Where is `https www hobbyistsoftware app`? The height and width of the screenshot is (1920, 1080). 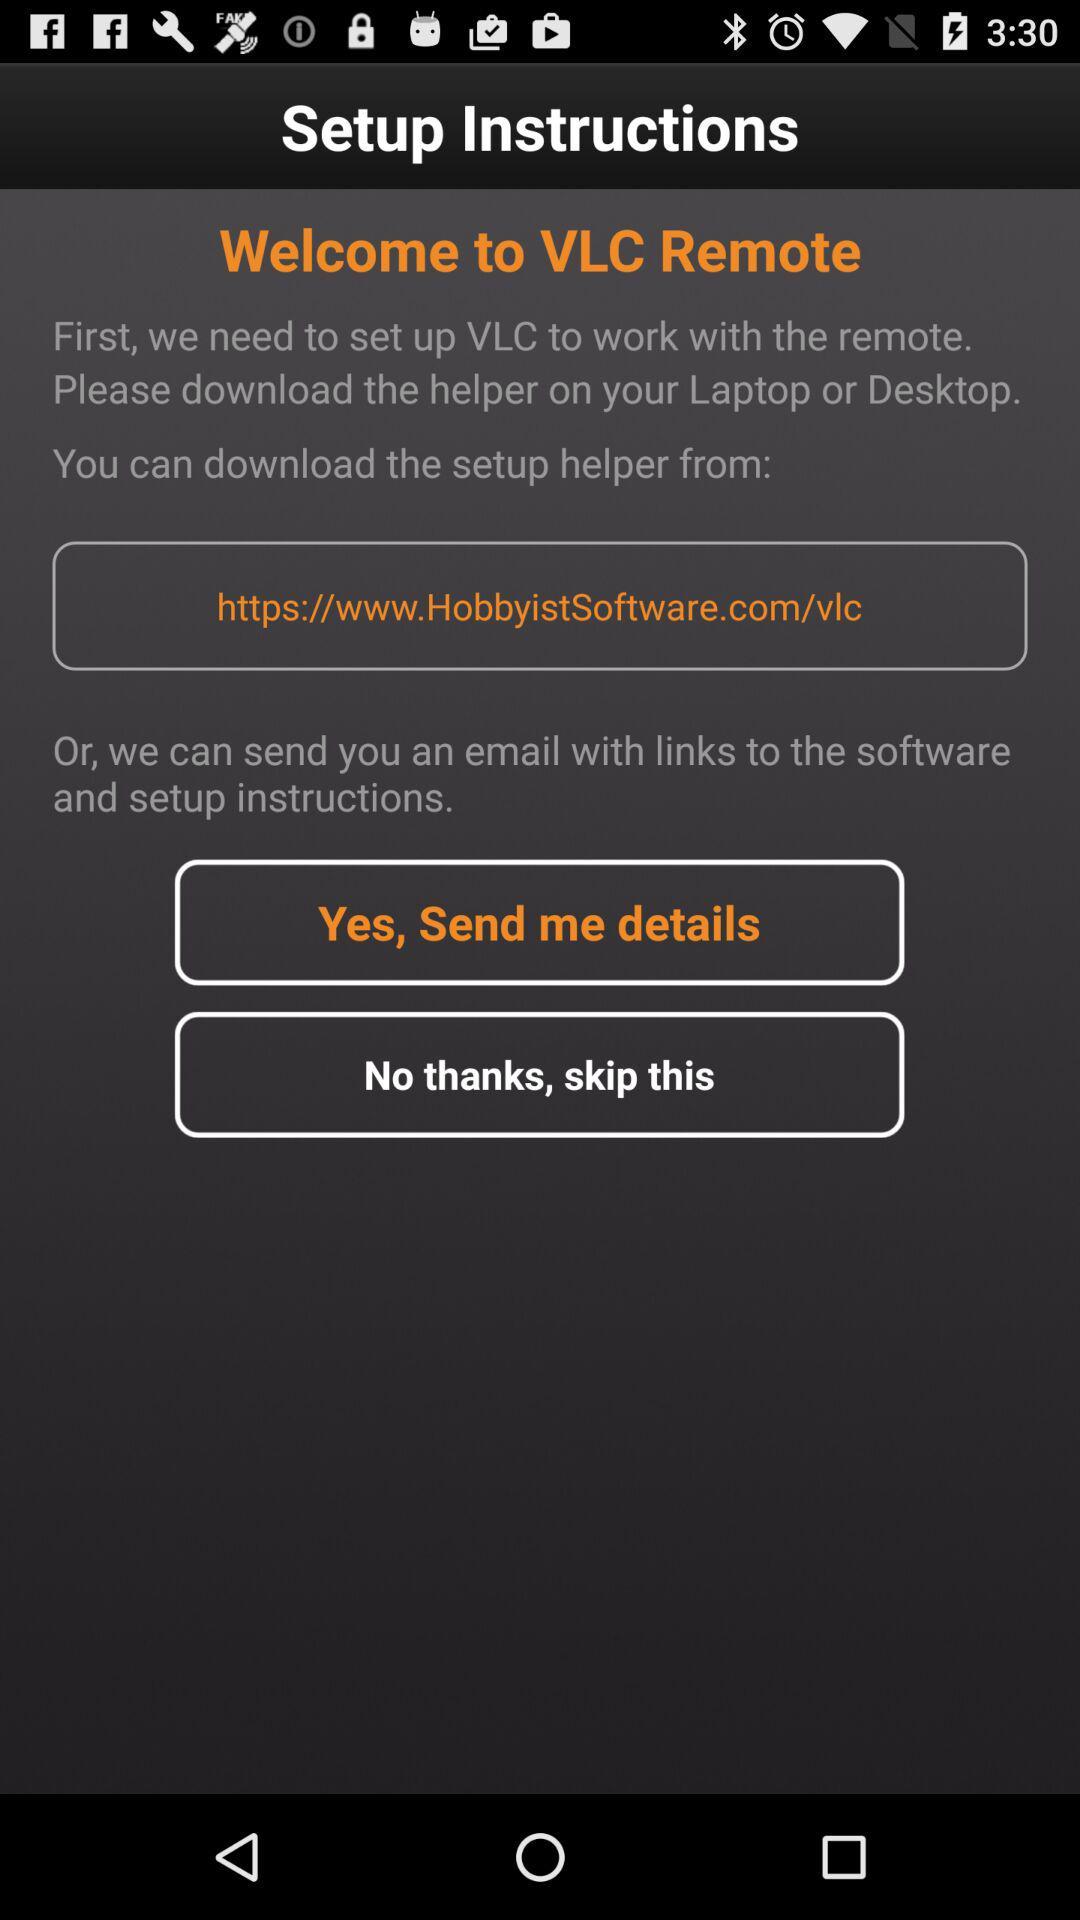 https www hobbyistsoftware app is located at coordinates (538, 604).